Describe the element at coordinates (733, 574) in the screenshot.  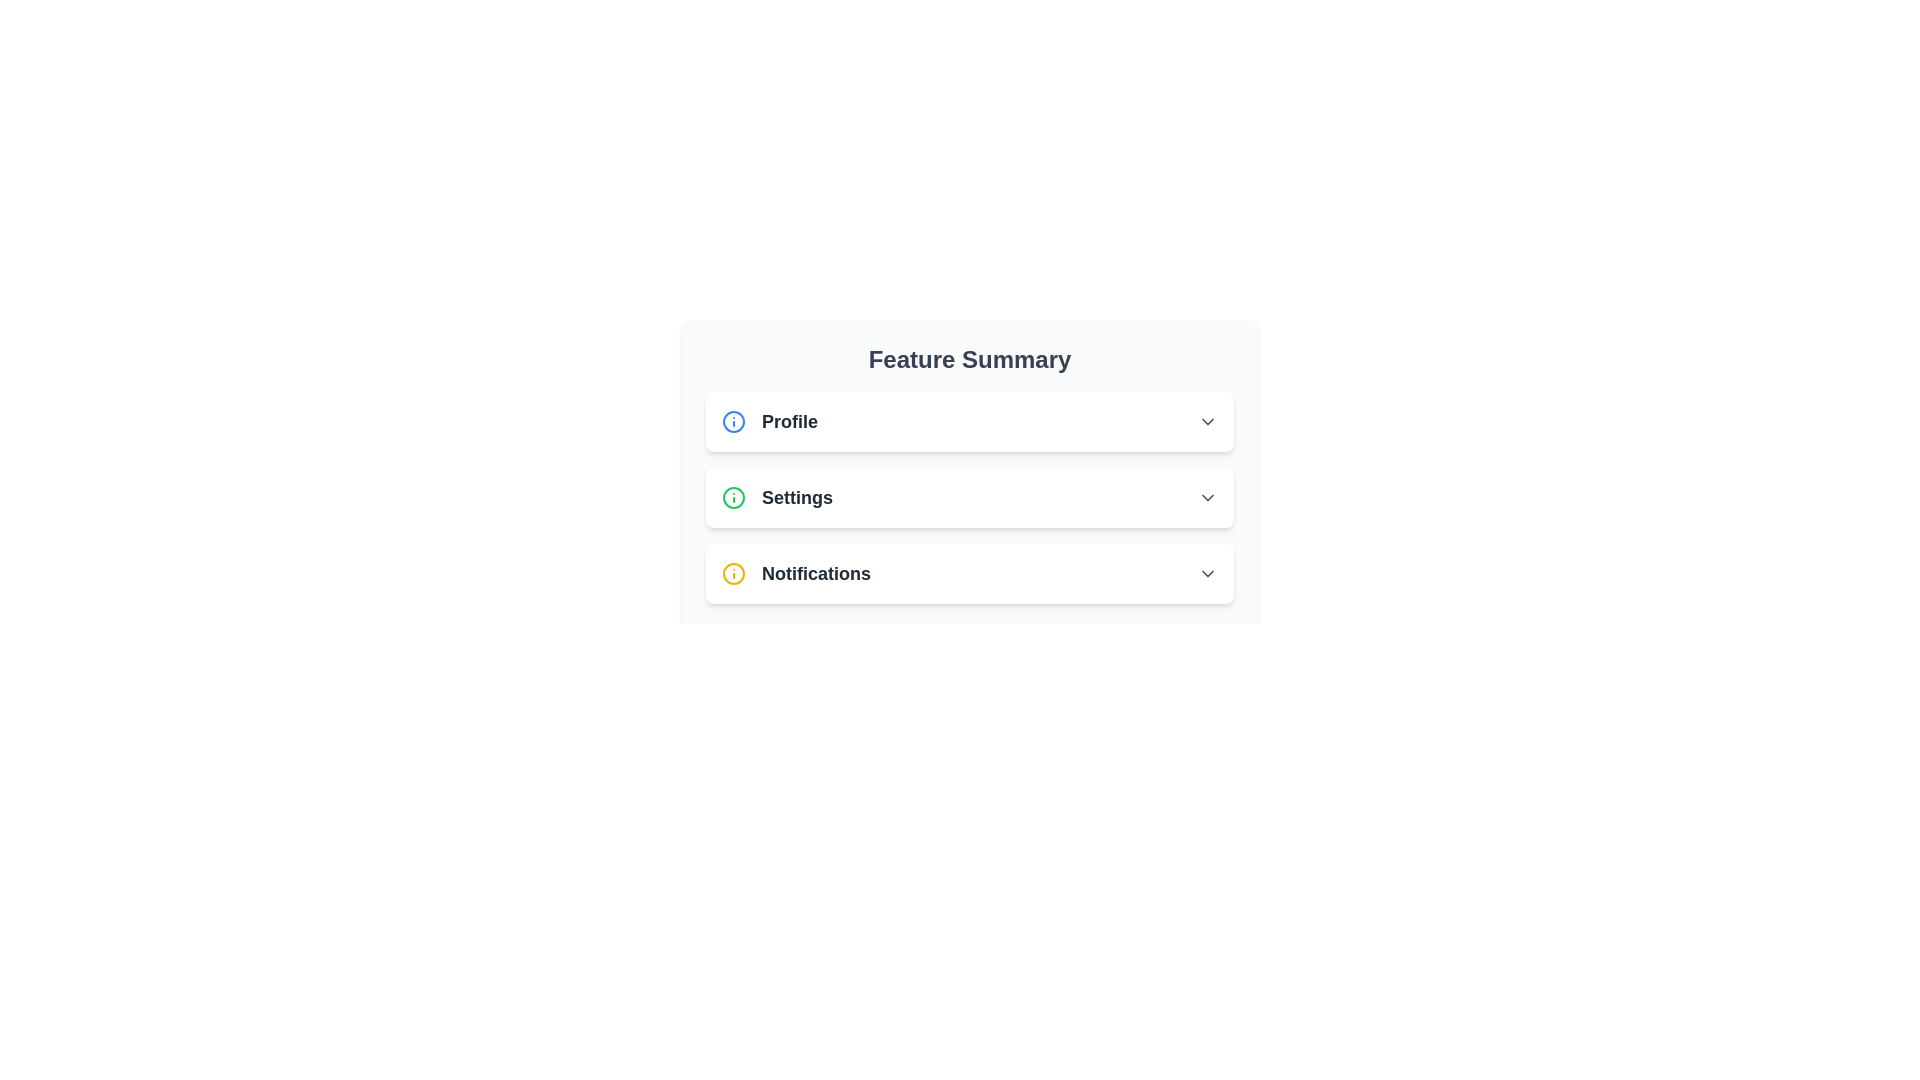
I see `the Notifications icon located to the left of the Notifications section header, which is the third item in the Feature Summary list` at that location.